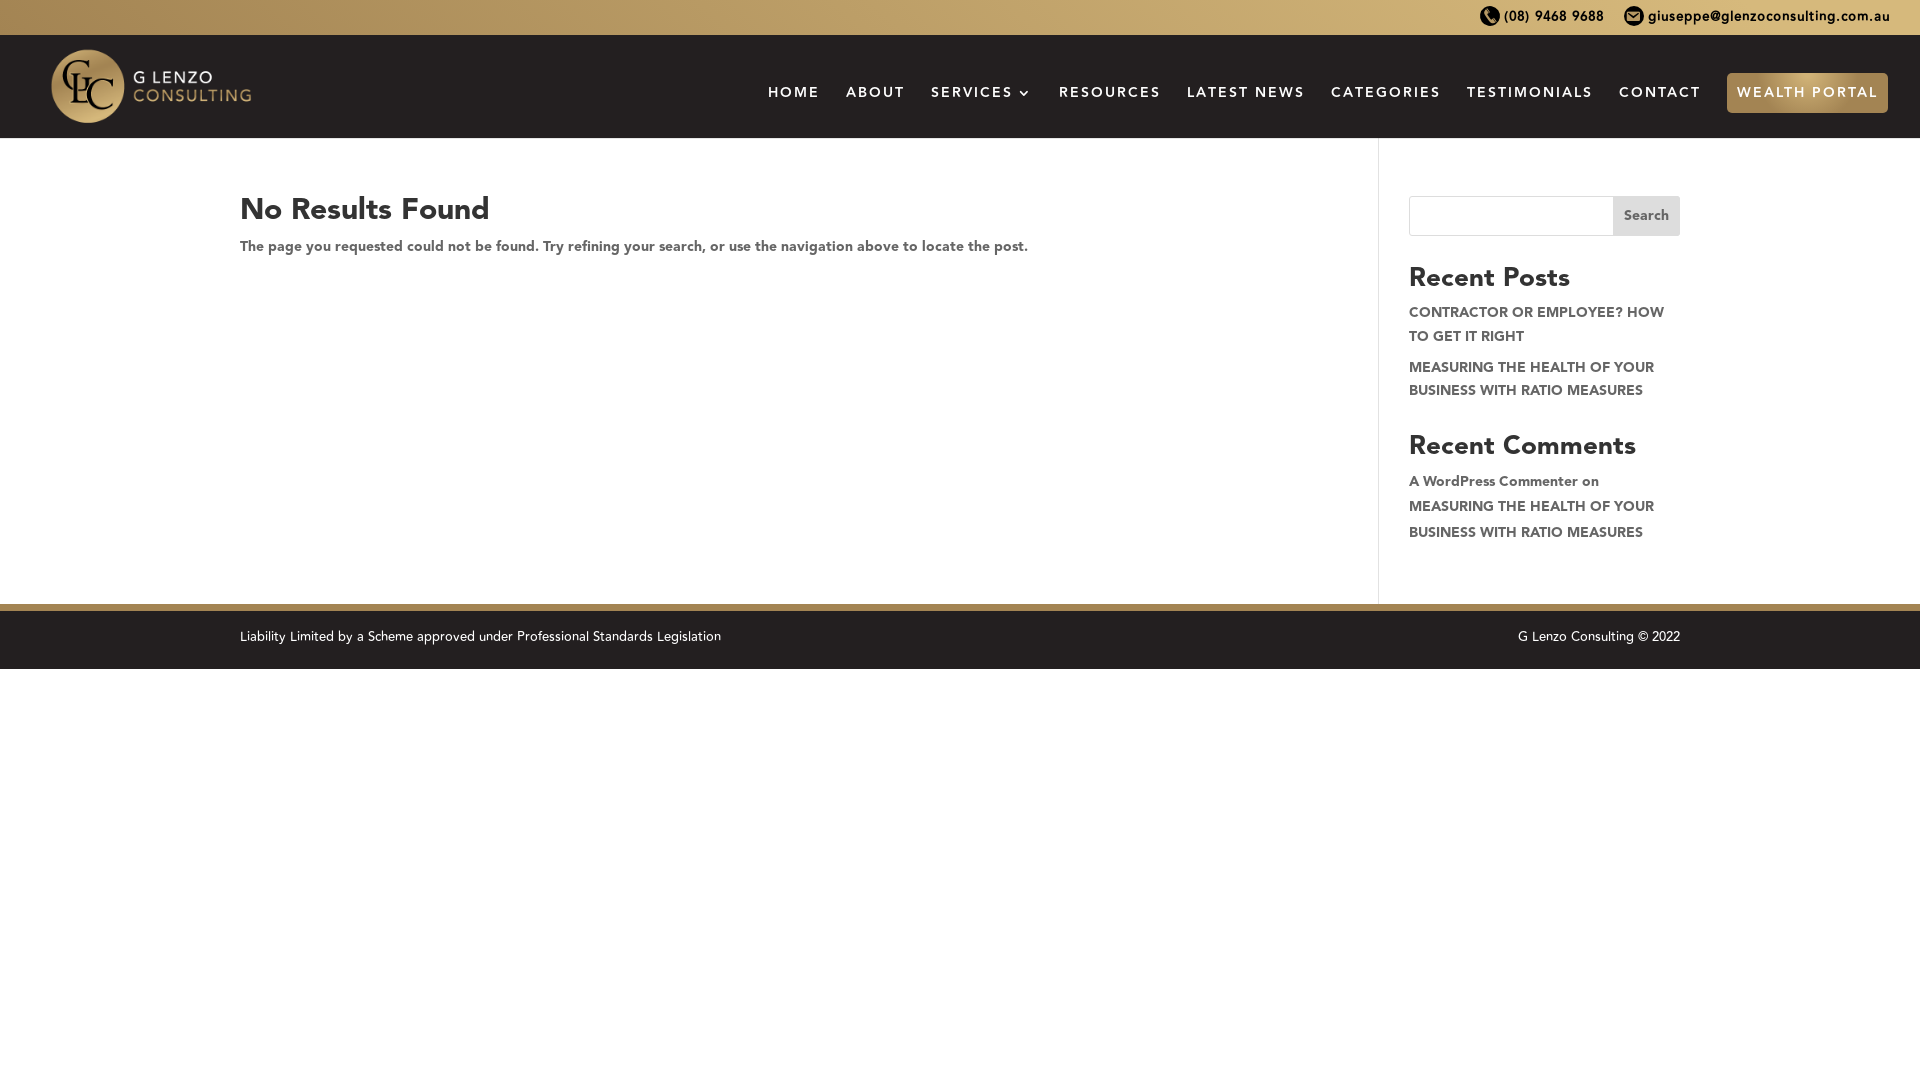  Describe the element at coordinates (1479, 23) in the screenshot. I see `'(08) 9468 9688'` at that location.